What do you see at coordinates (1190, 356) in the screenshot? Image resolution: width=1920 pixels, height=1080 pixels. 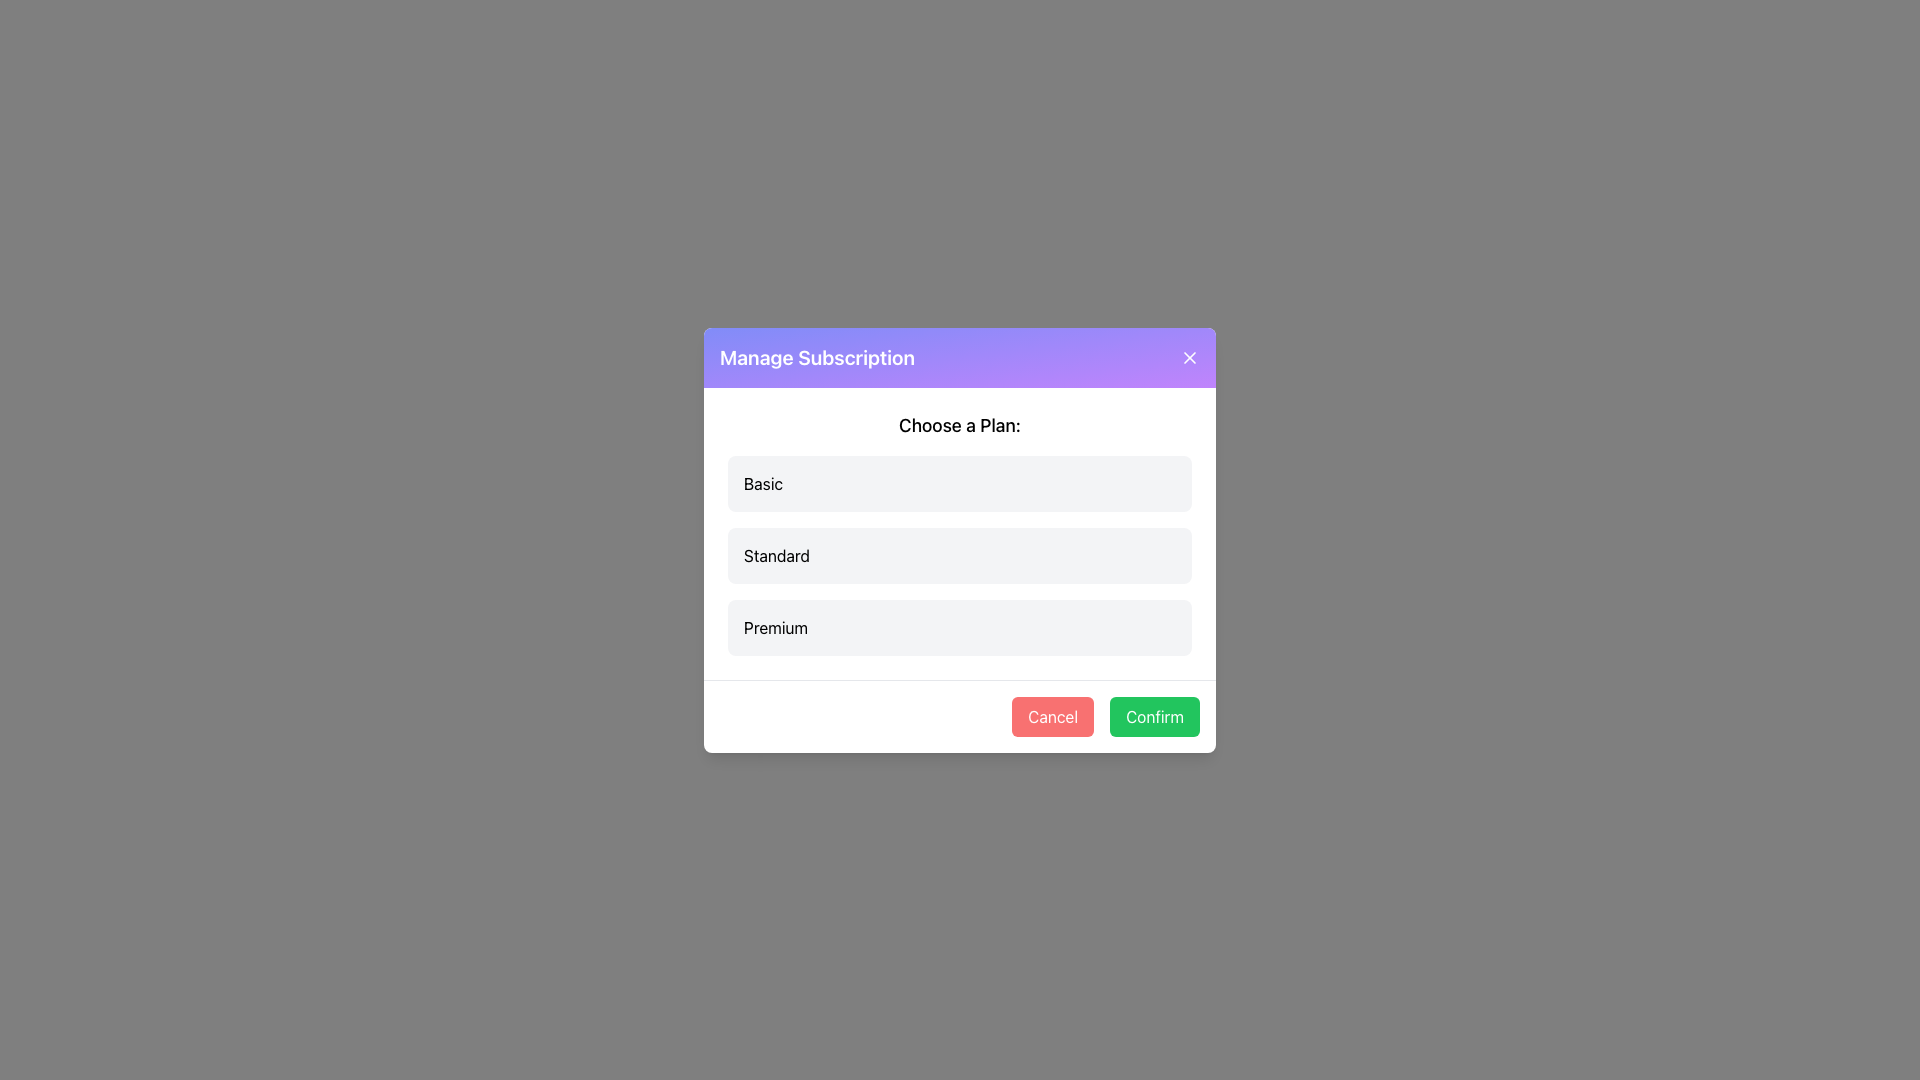 I see `the close button located at the far right of the modal's header, adjacent to the 'Manage Subscription' title` at bounding box center [1190, 356].